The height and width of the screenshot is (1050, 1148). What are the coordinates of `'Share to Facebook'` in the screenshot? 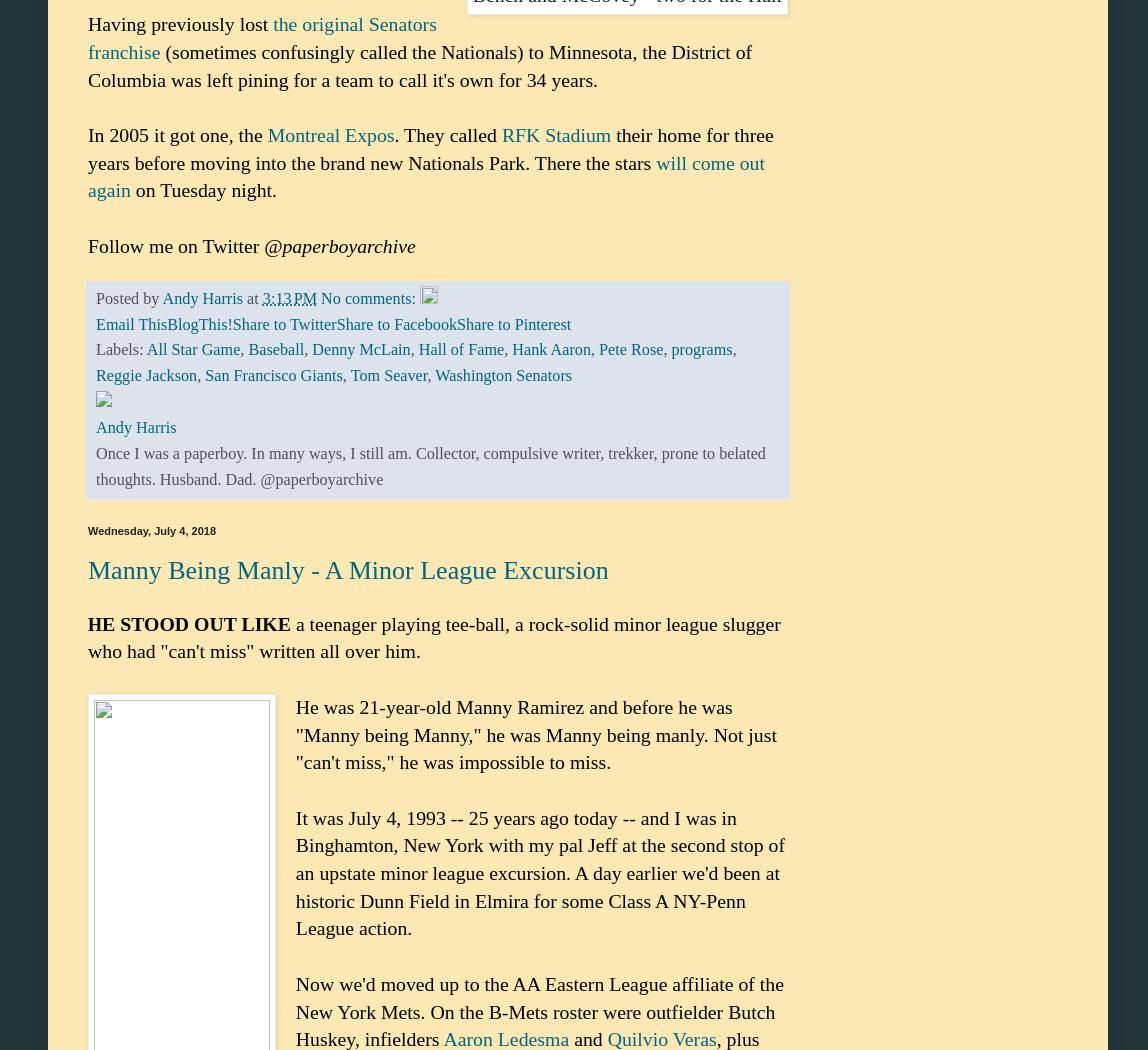 It's located at (396, 324).